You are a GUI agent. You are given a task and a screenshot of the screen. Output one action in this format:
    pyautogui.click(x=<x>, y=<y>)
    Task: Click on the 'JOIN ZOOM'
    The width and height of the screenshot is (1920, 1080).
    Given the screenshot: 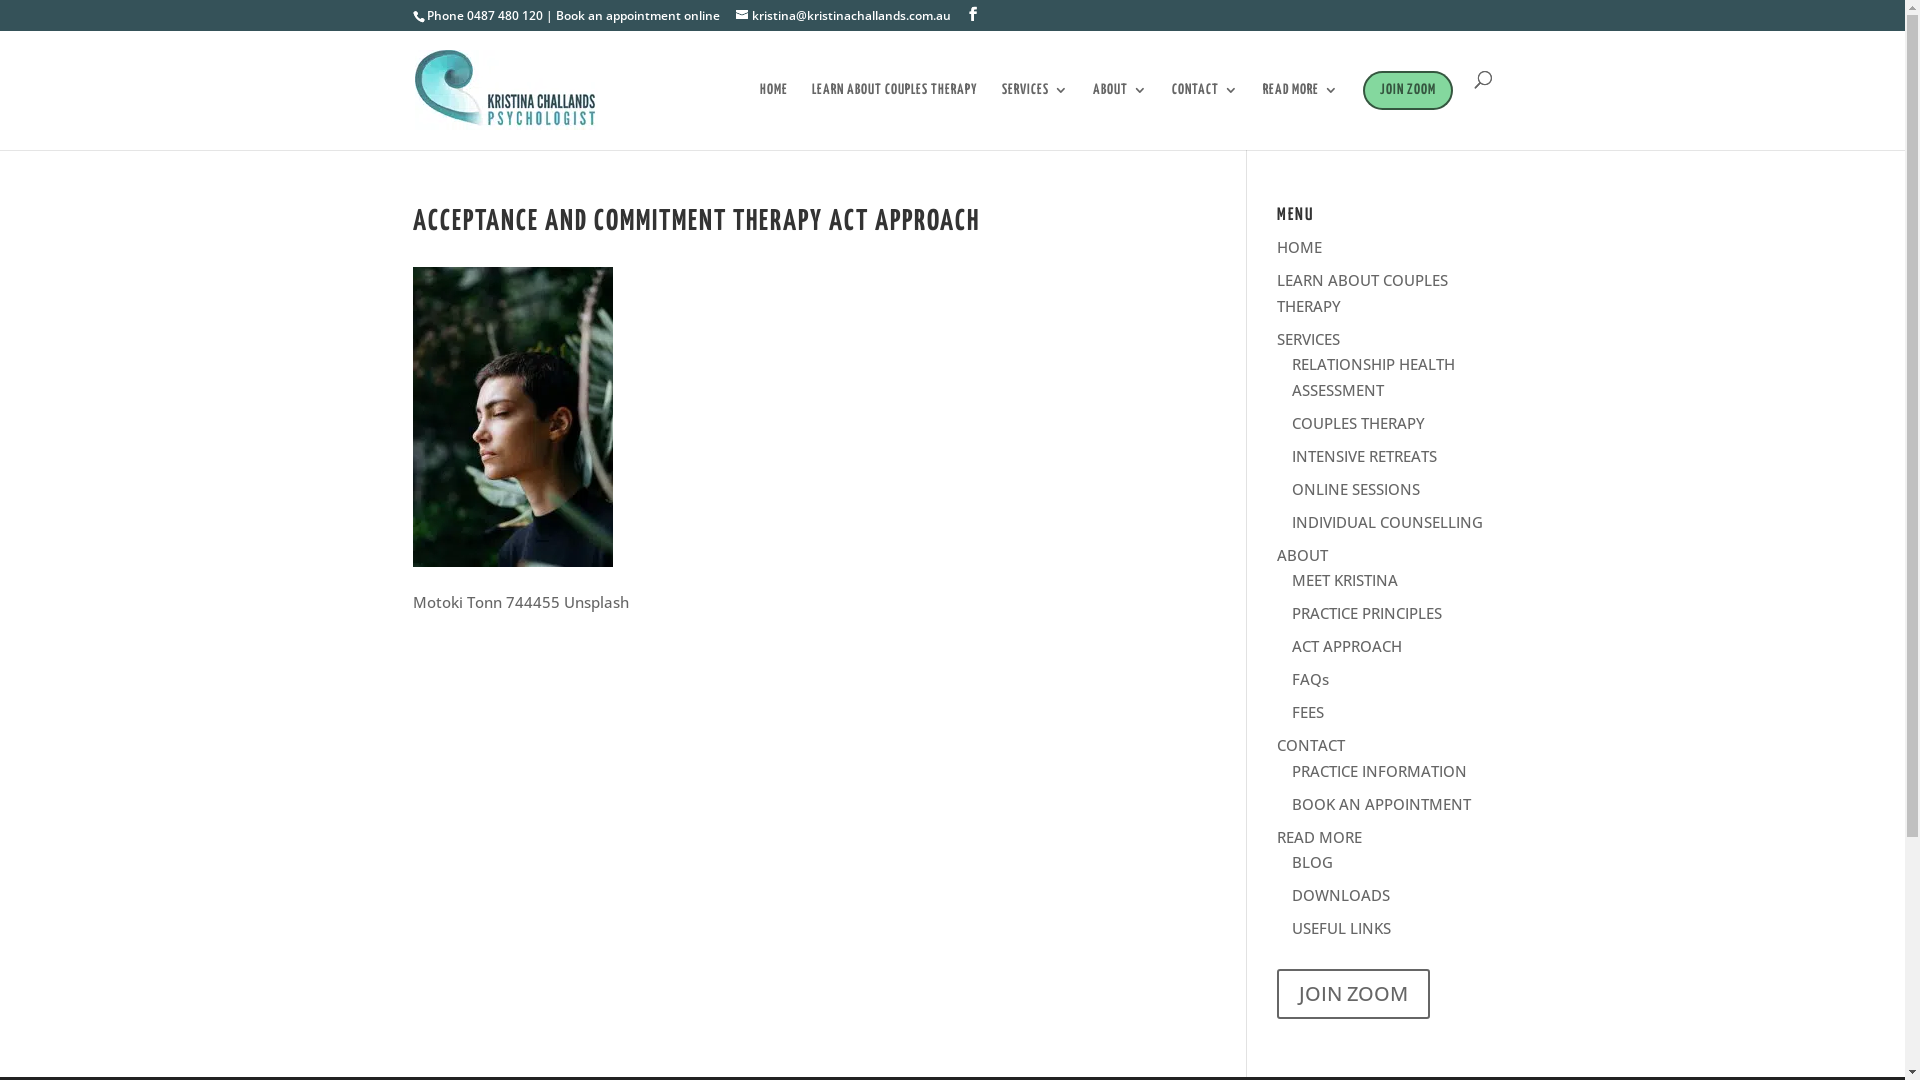 What is the action you would take?
    pyautogui.click(x=1361, y=110)
    